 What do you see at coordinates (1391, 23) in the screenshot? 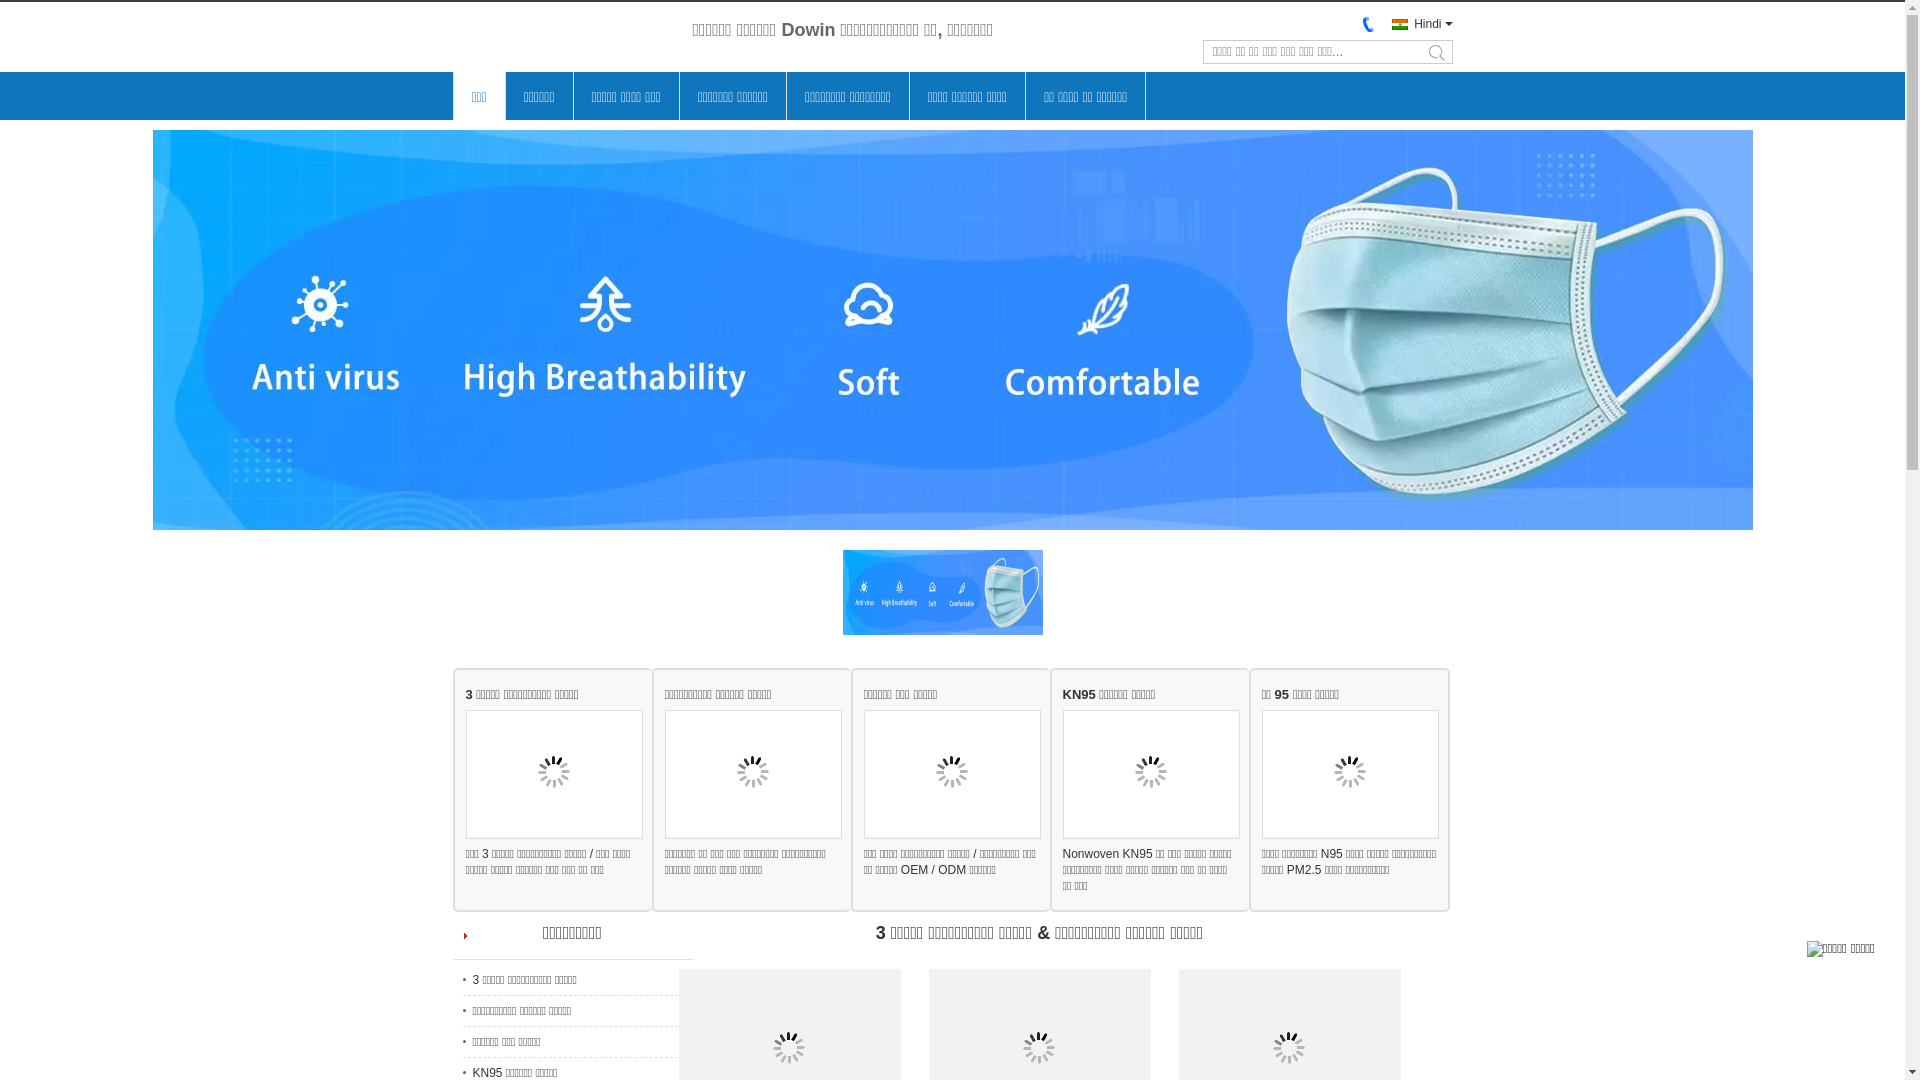
I see `'Hindi'` at bounding box center [1391, 23].